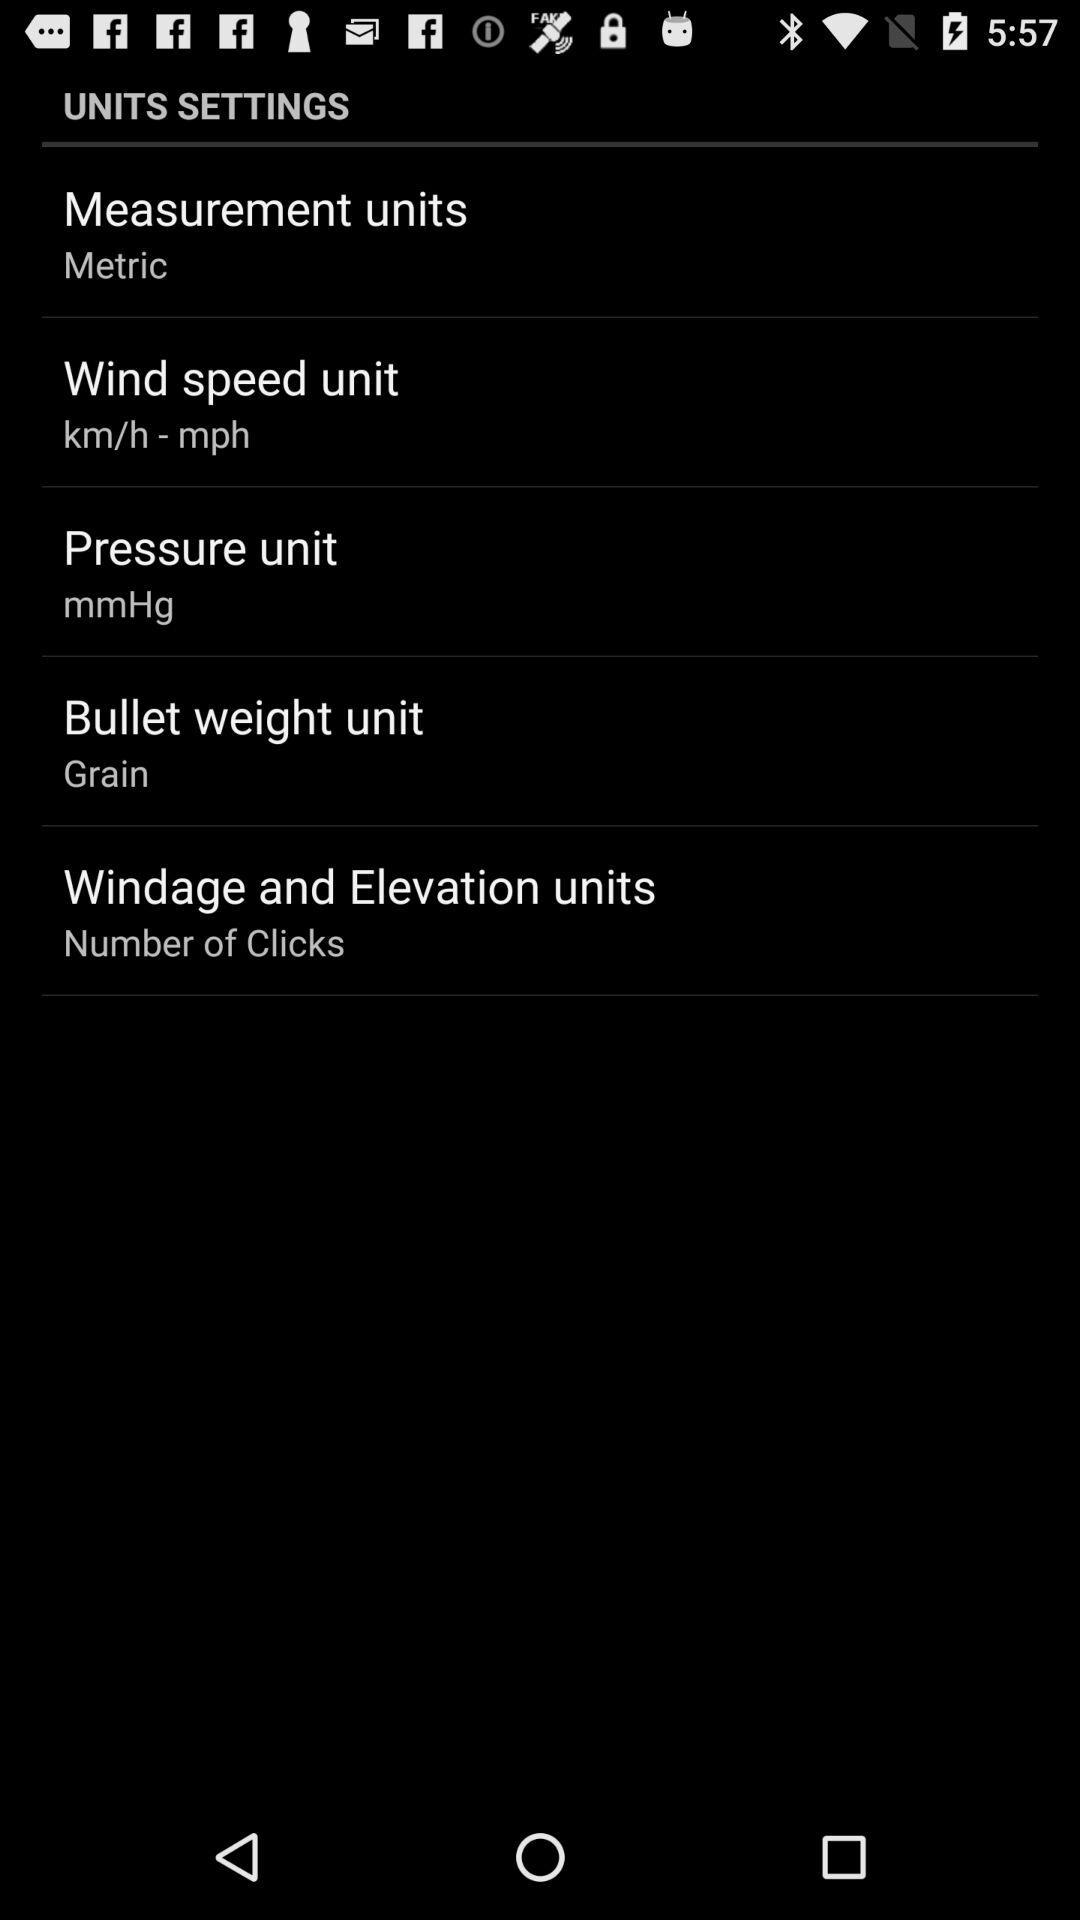 Image resolution: width=1080 pixels, height=1920 pixels. I want to click on the item below the km/h - mph icon, so click(200, 546).